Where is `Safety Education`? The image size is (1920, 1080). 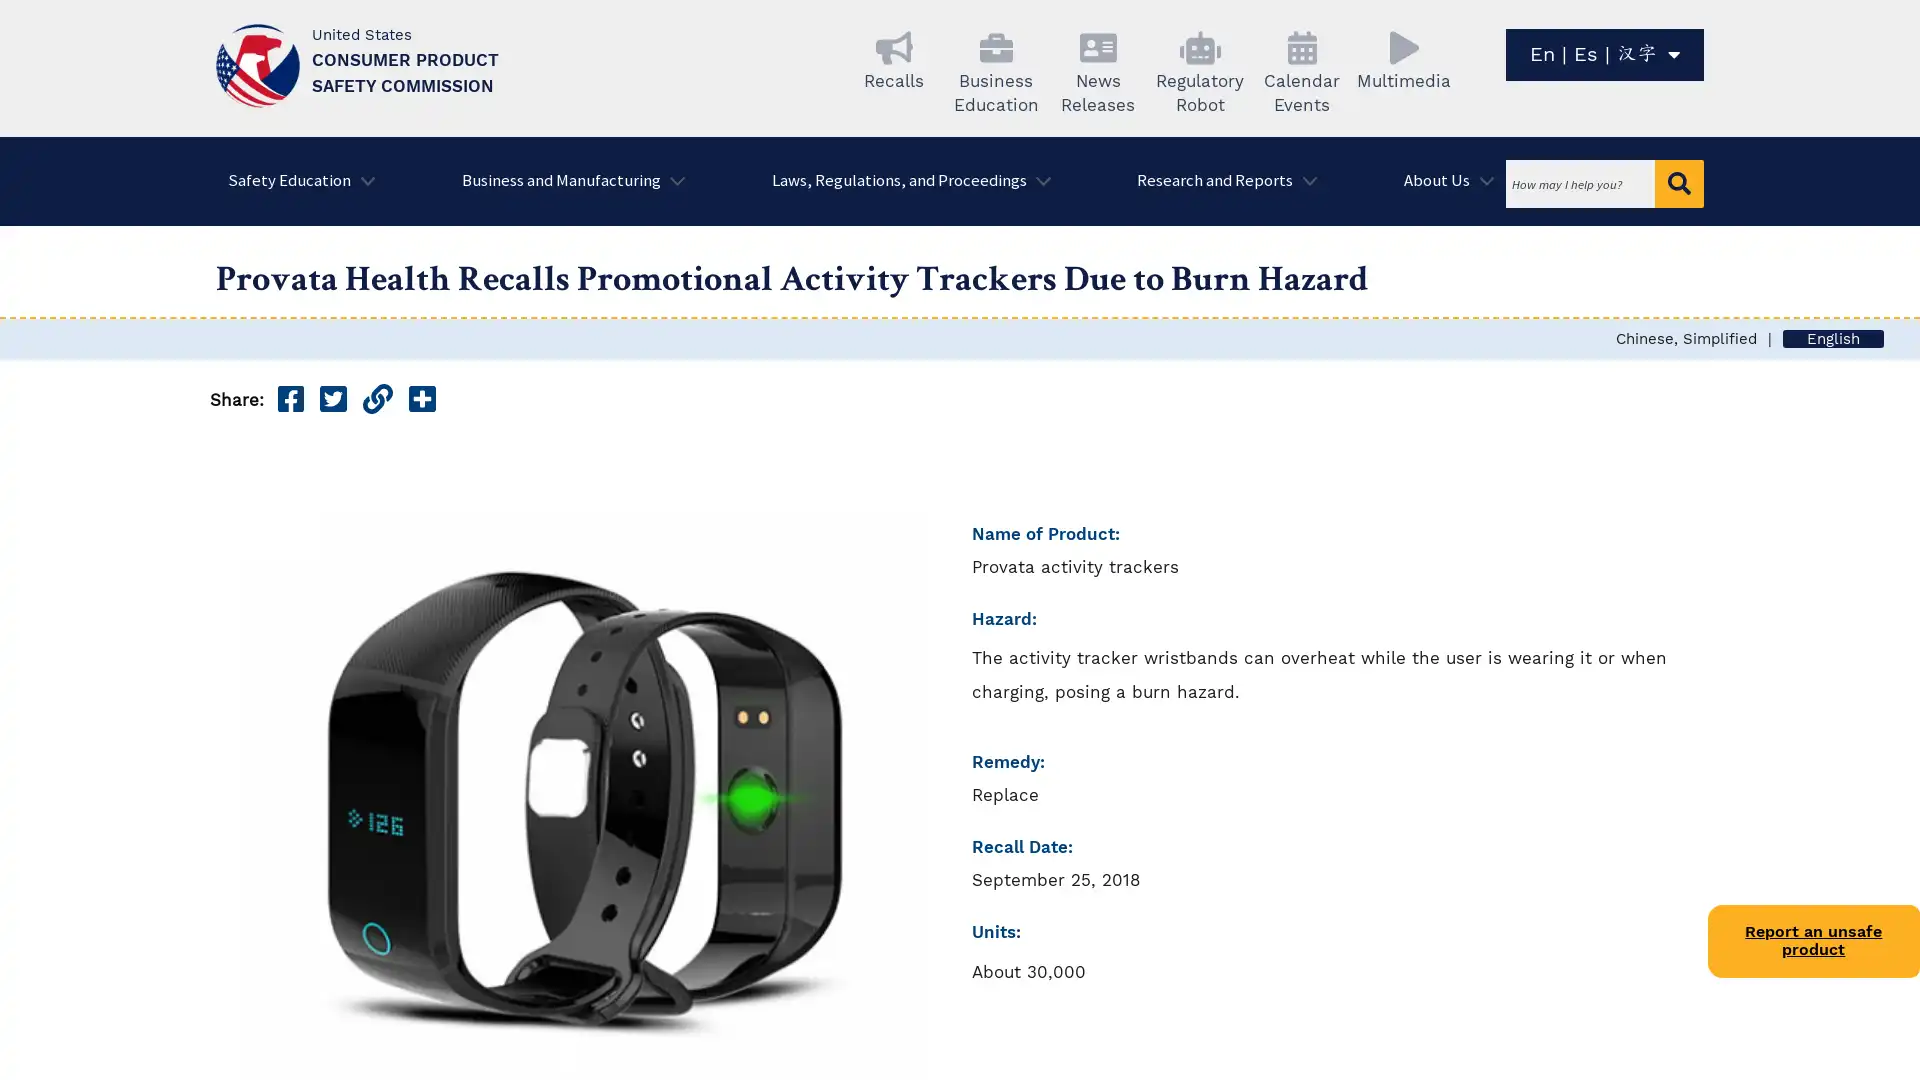
Safety Education is located at coordinates (294, 181).